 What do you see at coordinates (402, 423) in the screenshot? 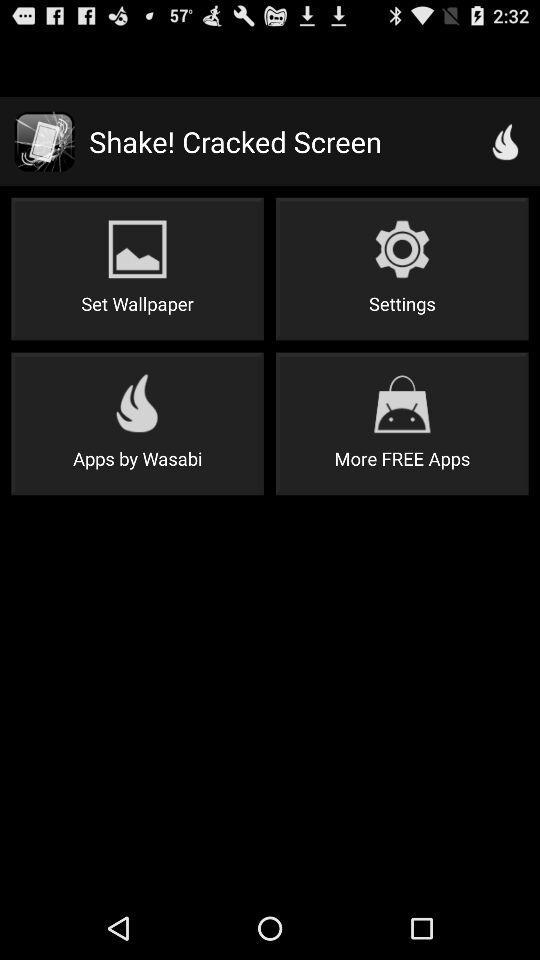
I see `button to the right of the apps by wasabi button` at bounding box center [402, 423].